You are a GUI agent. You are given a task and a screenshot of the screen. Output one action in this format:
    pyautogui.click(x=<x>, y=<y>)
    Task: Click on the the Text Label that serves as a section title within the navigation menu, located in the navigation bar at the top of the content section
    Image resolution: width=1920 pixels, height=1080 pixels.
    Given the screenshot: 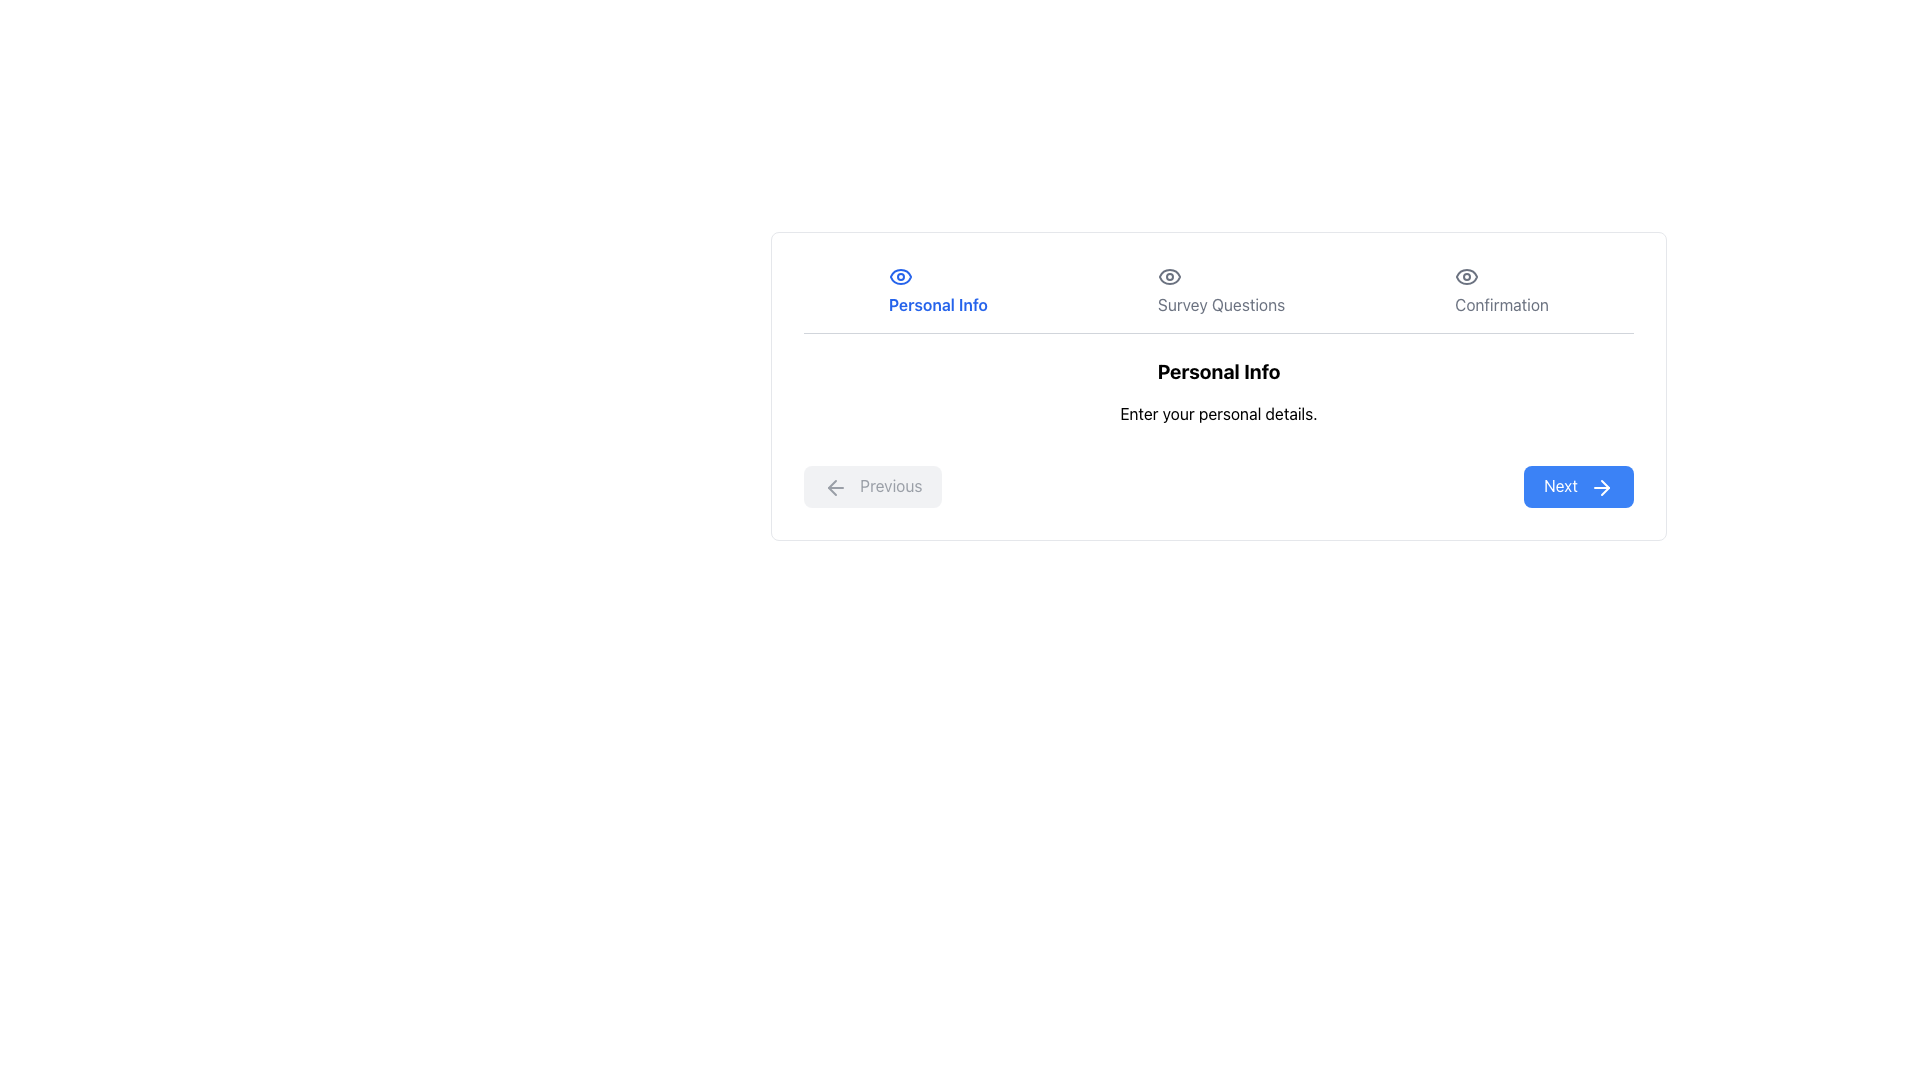 What is the action you would take?
    pyautogui.click(x=937, y=304)
    